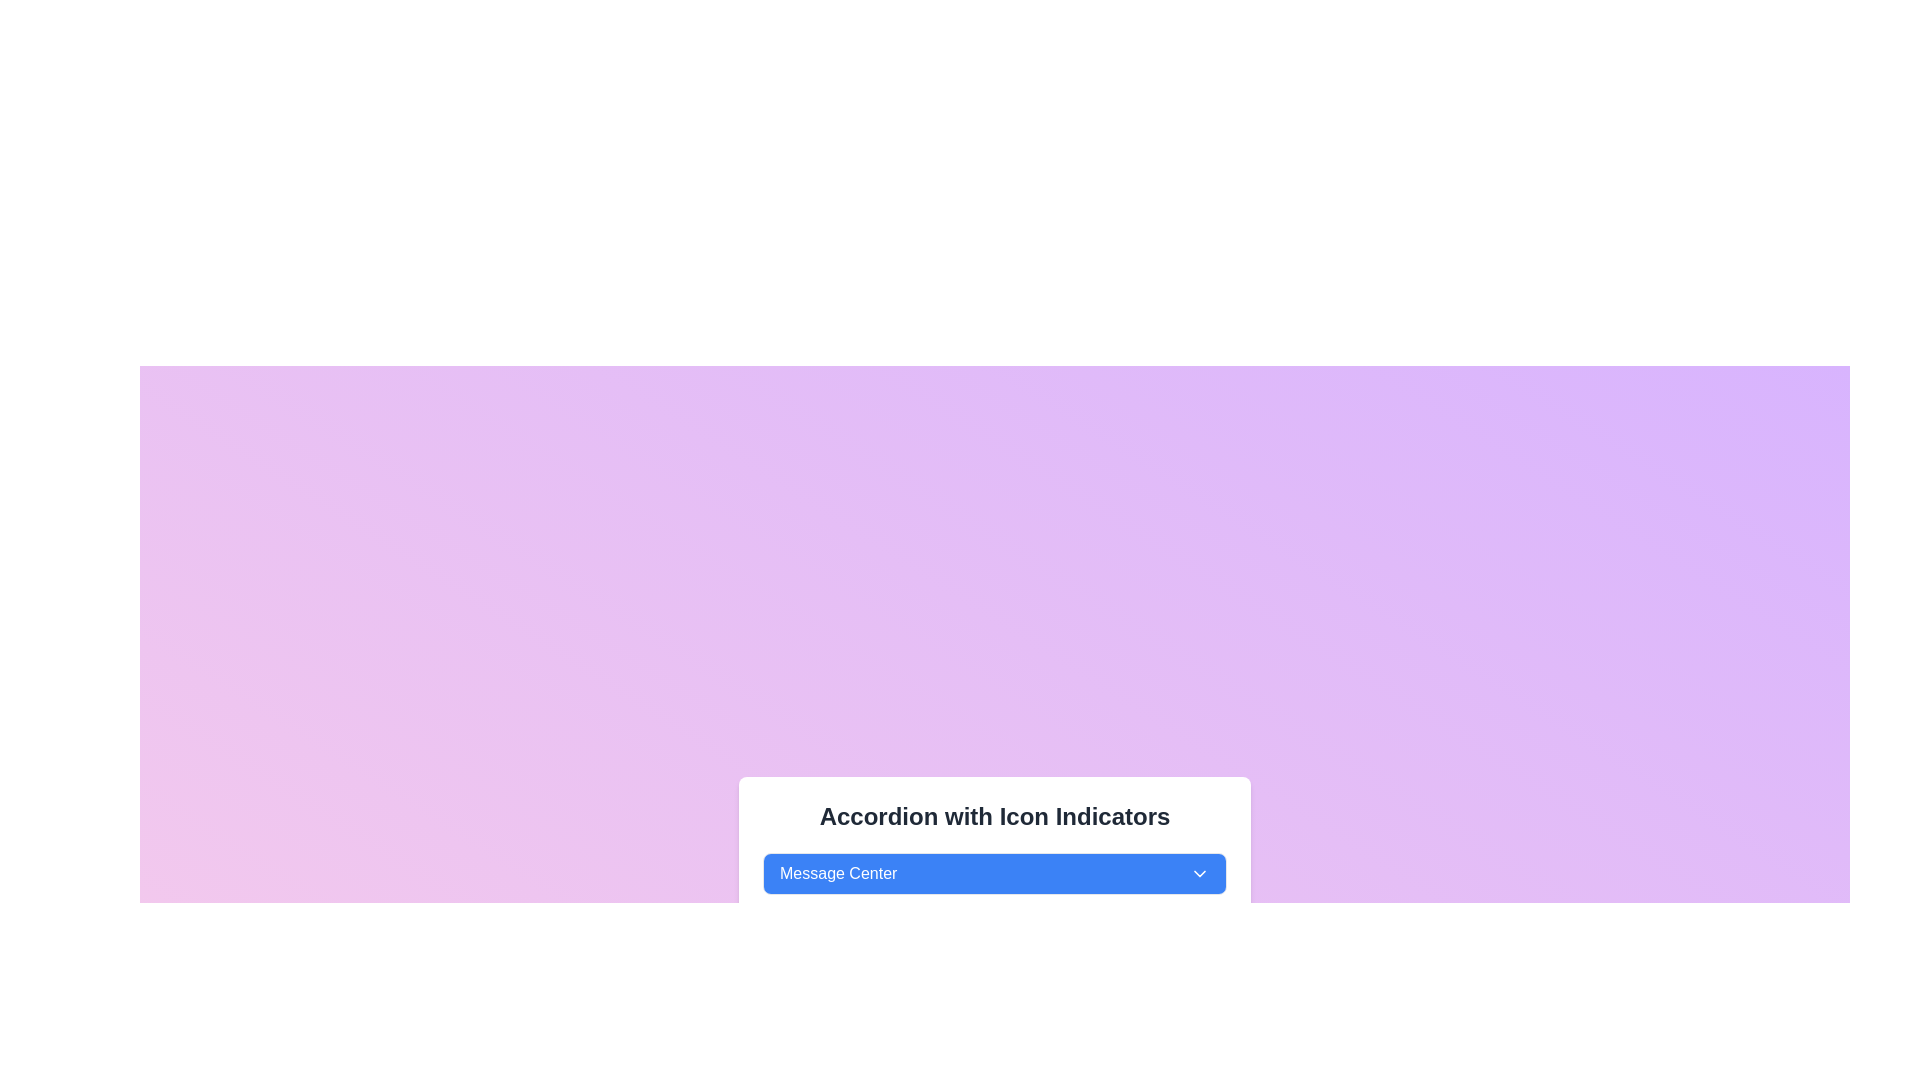  What do you see at coordinates (994, 873) in the screenshot?
I see `the interactive button for the dropdown menu labeled 'Message Center'` at bounding box center [994, 873].